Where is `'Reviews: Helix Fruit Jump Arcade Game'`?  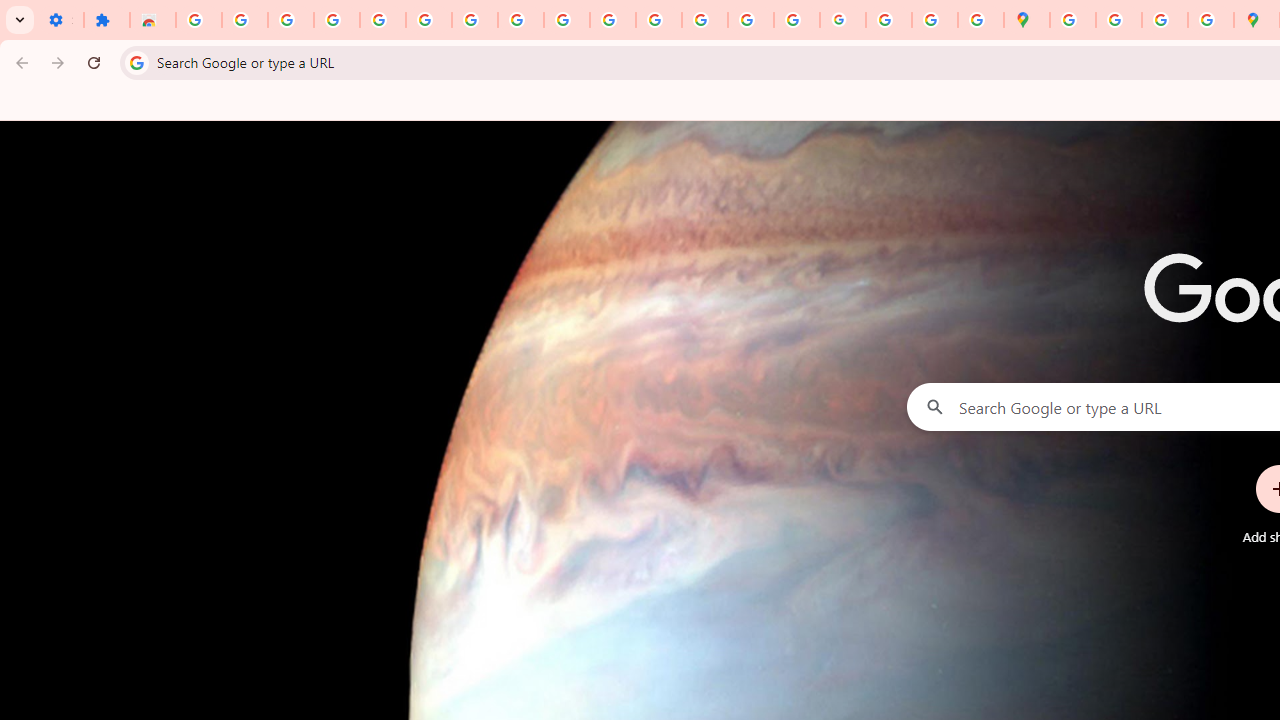
'Reviews: Helix Fruit Jump Arcade Game' is located at coordinates (152, 20).